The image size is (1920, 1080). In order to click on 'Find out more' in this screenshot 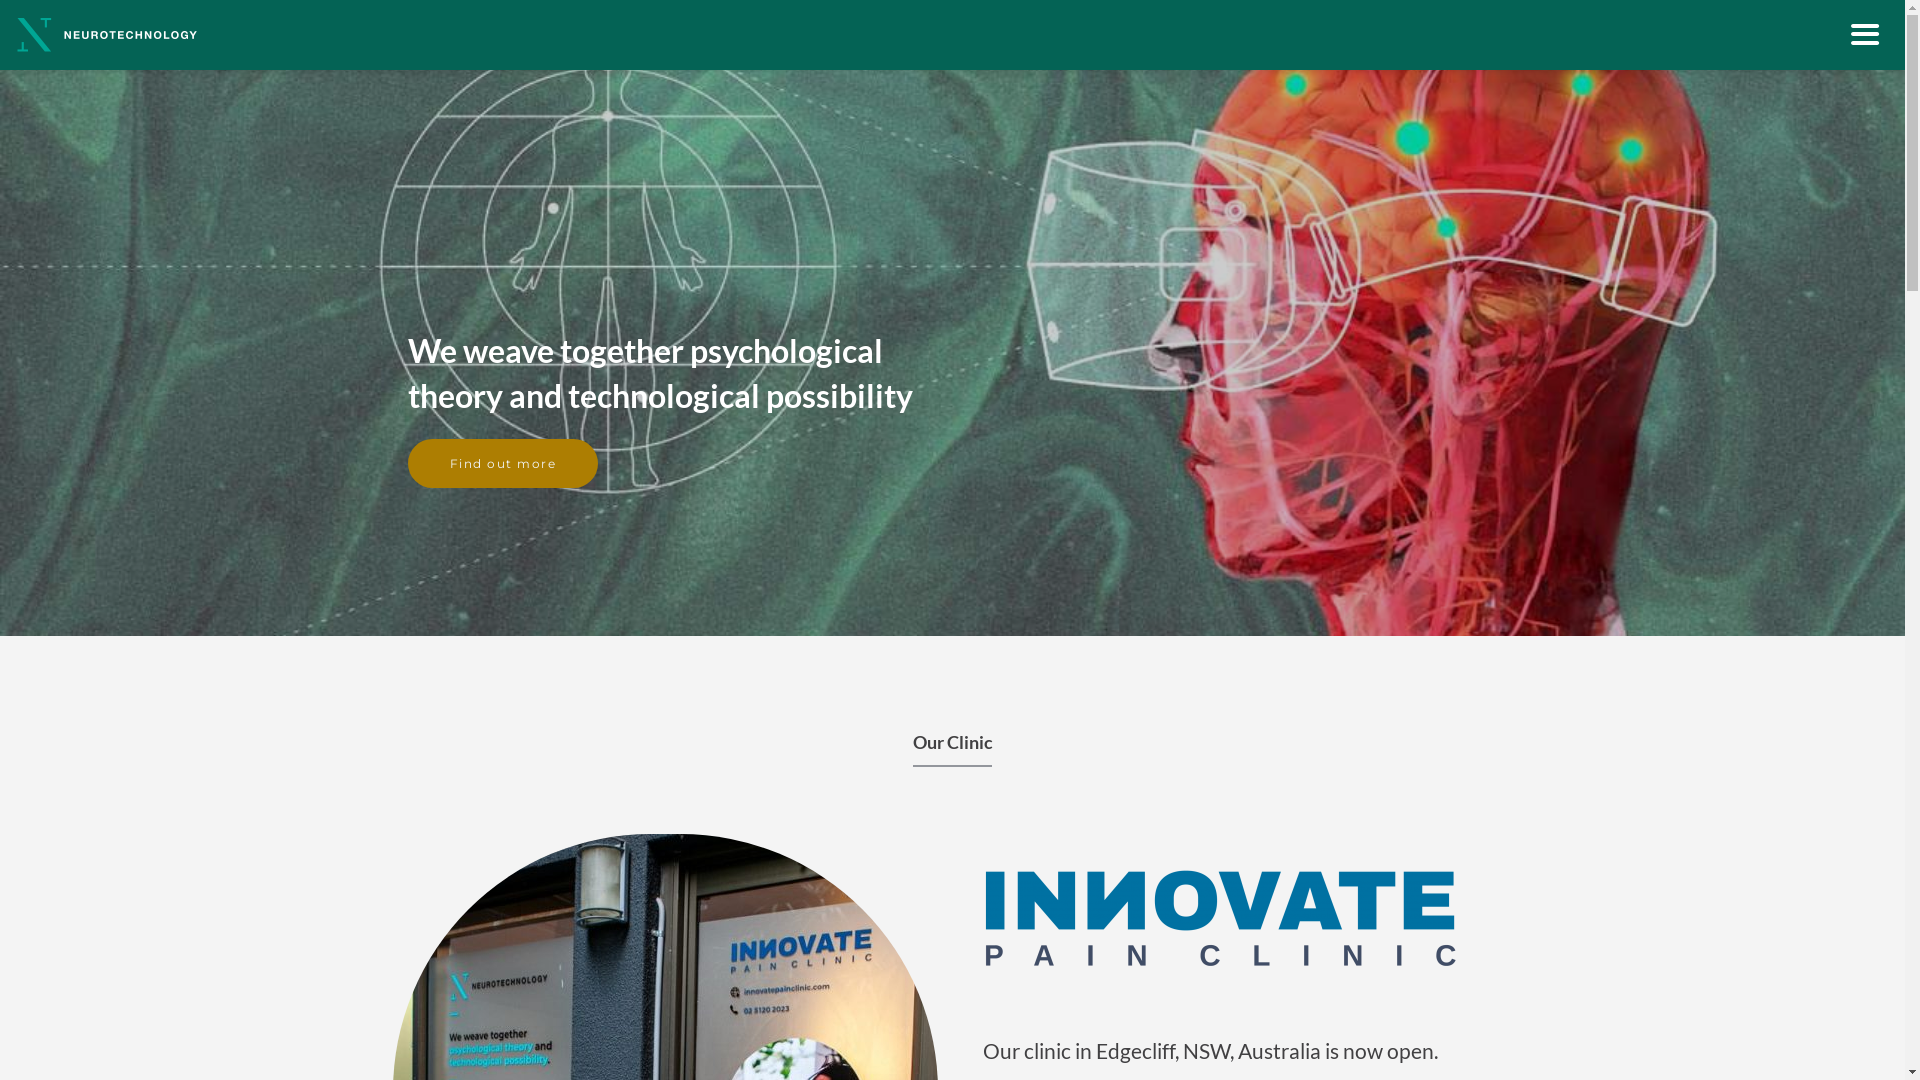, I will do `click(407, 463)`.